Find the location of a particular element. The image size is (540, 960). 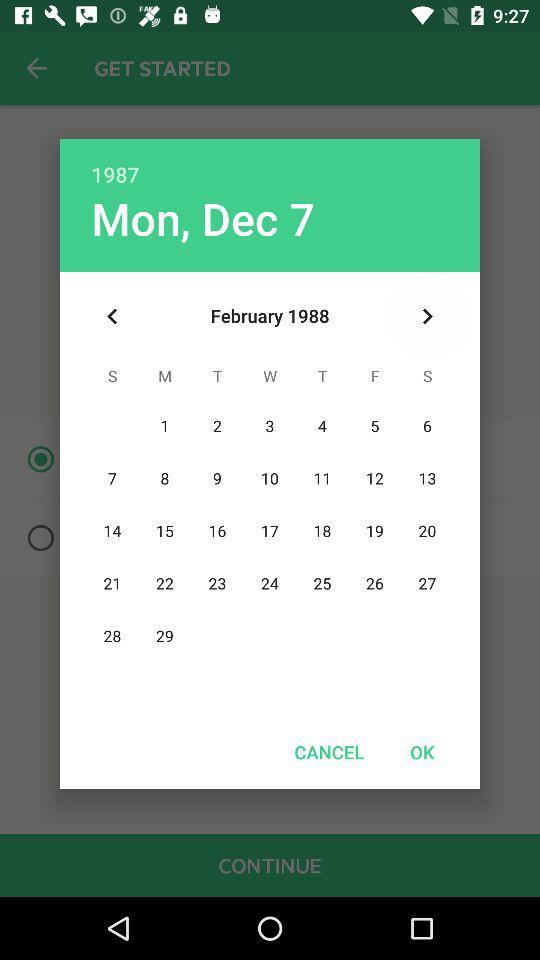

icon to the right of cancel icon is located at coordinates (421, 751).